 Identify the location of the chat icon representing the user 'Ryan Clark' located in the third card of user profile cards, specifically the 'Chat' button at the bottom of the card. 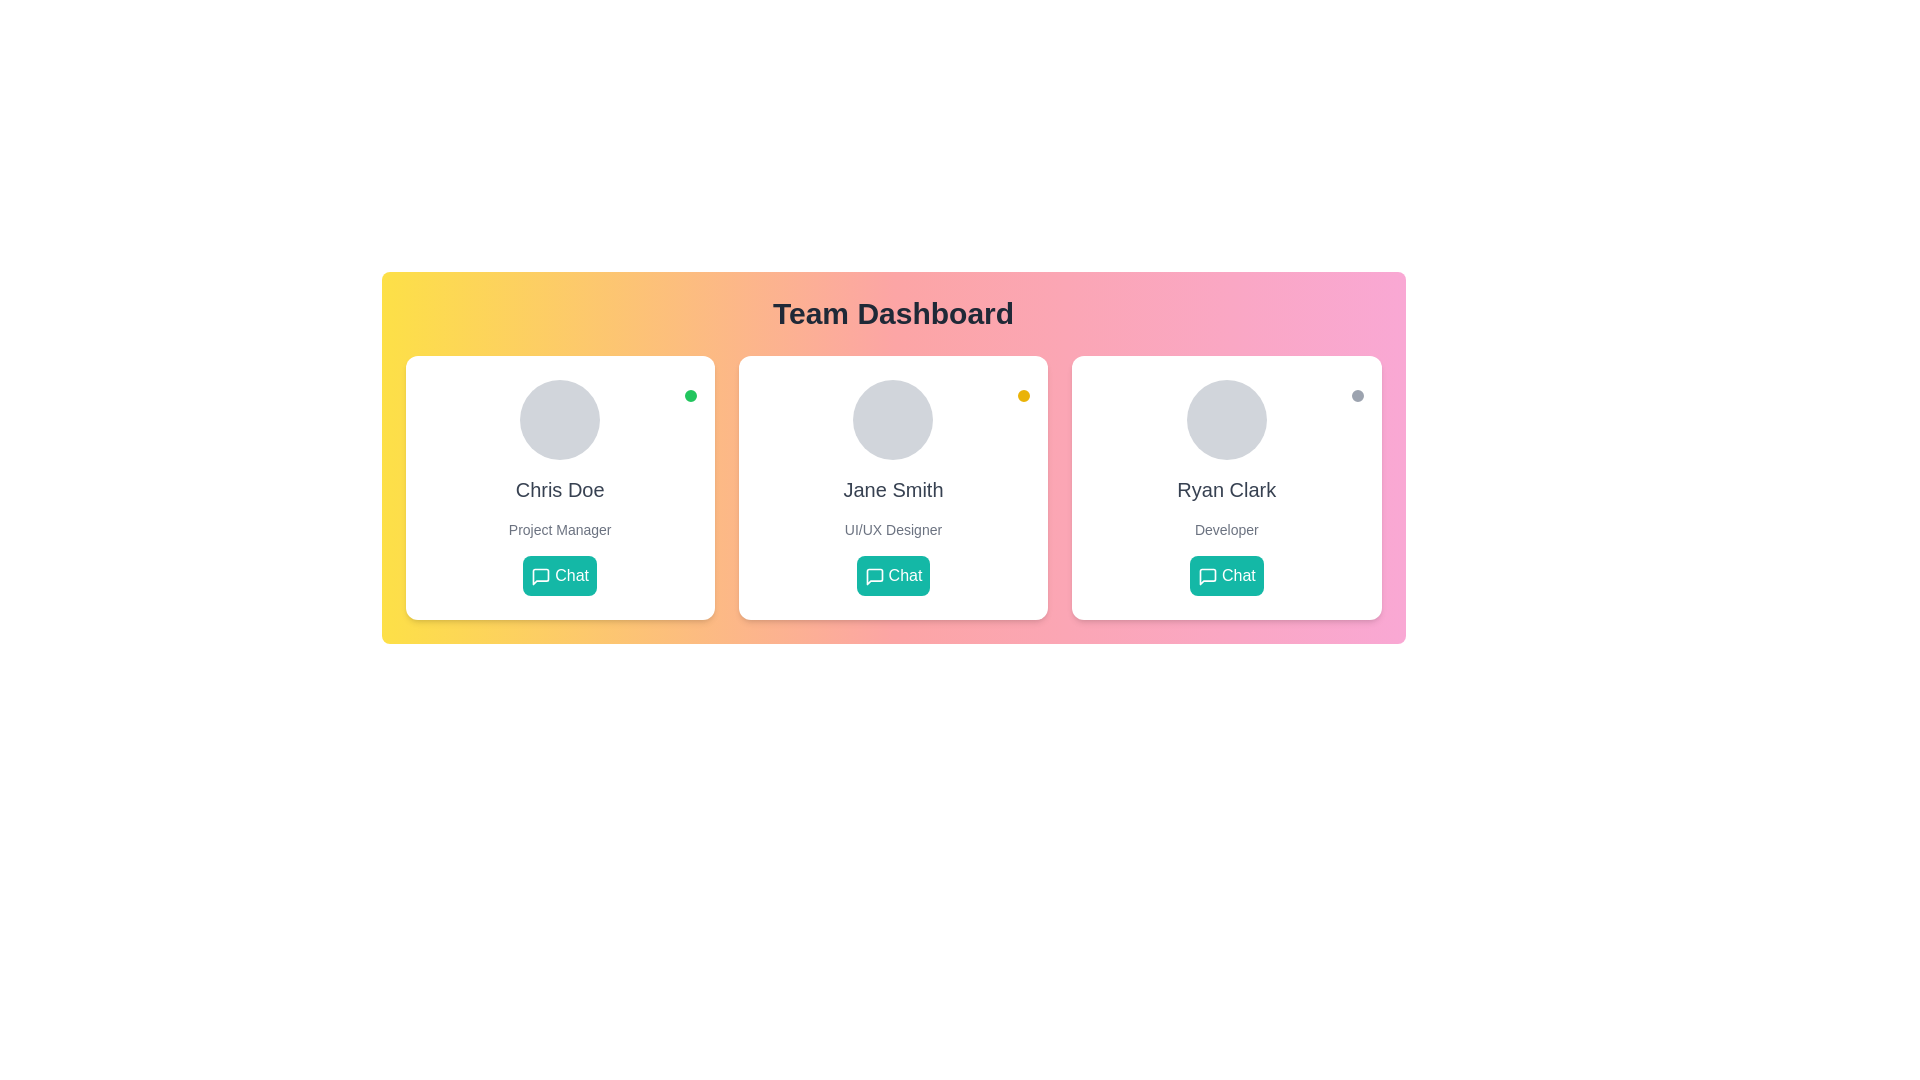
(1206, 576).